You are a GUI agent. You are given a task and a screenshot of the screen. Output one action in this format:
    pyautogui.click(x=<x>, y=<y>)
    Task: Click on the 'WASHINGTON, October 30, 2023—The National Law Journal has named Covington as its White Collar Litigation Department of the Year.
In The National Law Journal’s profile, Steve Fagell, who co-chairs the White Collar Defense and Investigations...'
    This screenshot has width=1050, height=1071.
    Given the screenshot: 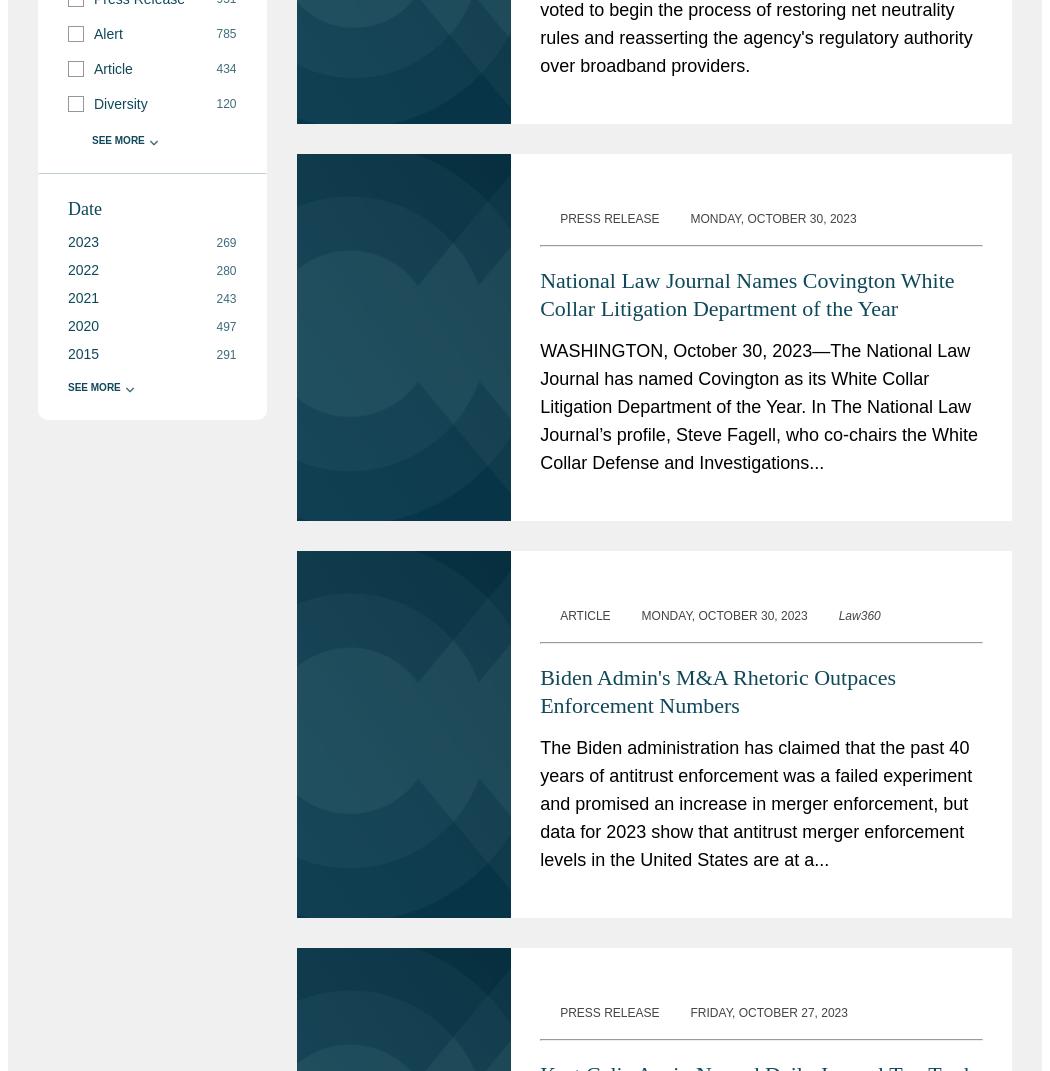 What is the action you would take?
    pyautogui.click(x=540, y=406)
    